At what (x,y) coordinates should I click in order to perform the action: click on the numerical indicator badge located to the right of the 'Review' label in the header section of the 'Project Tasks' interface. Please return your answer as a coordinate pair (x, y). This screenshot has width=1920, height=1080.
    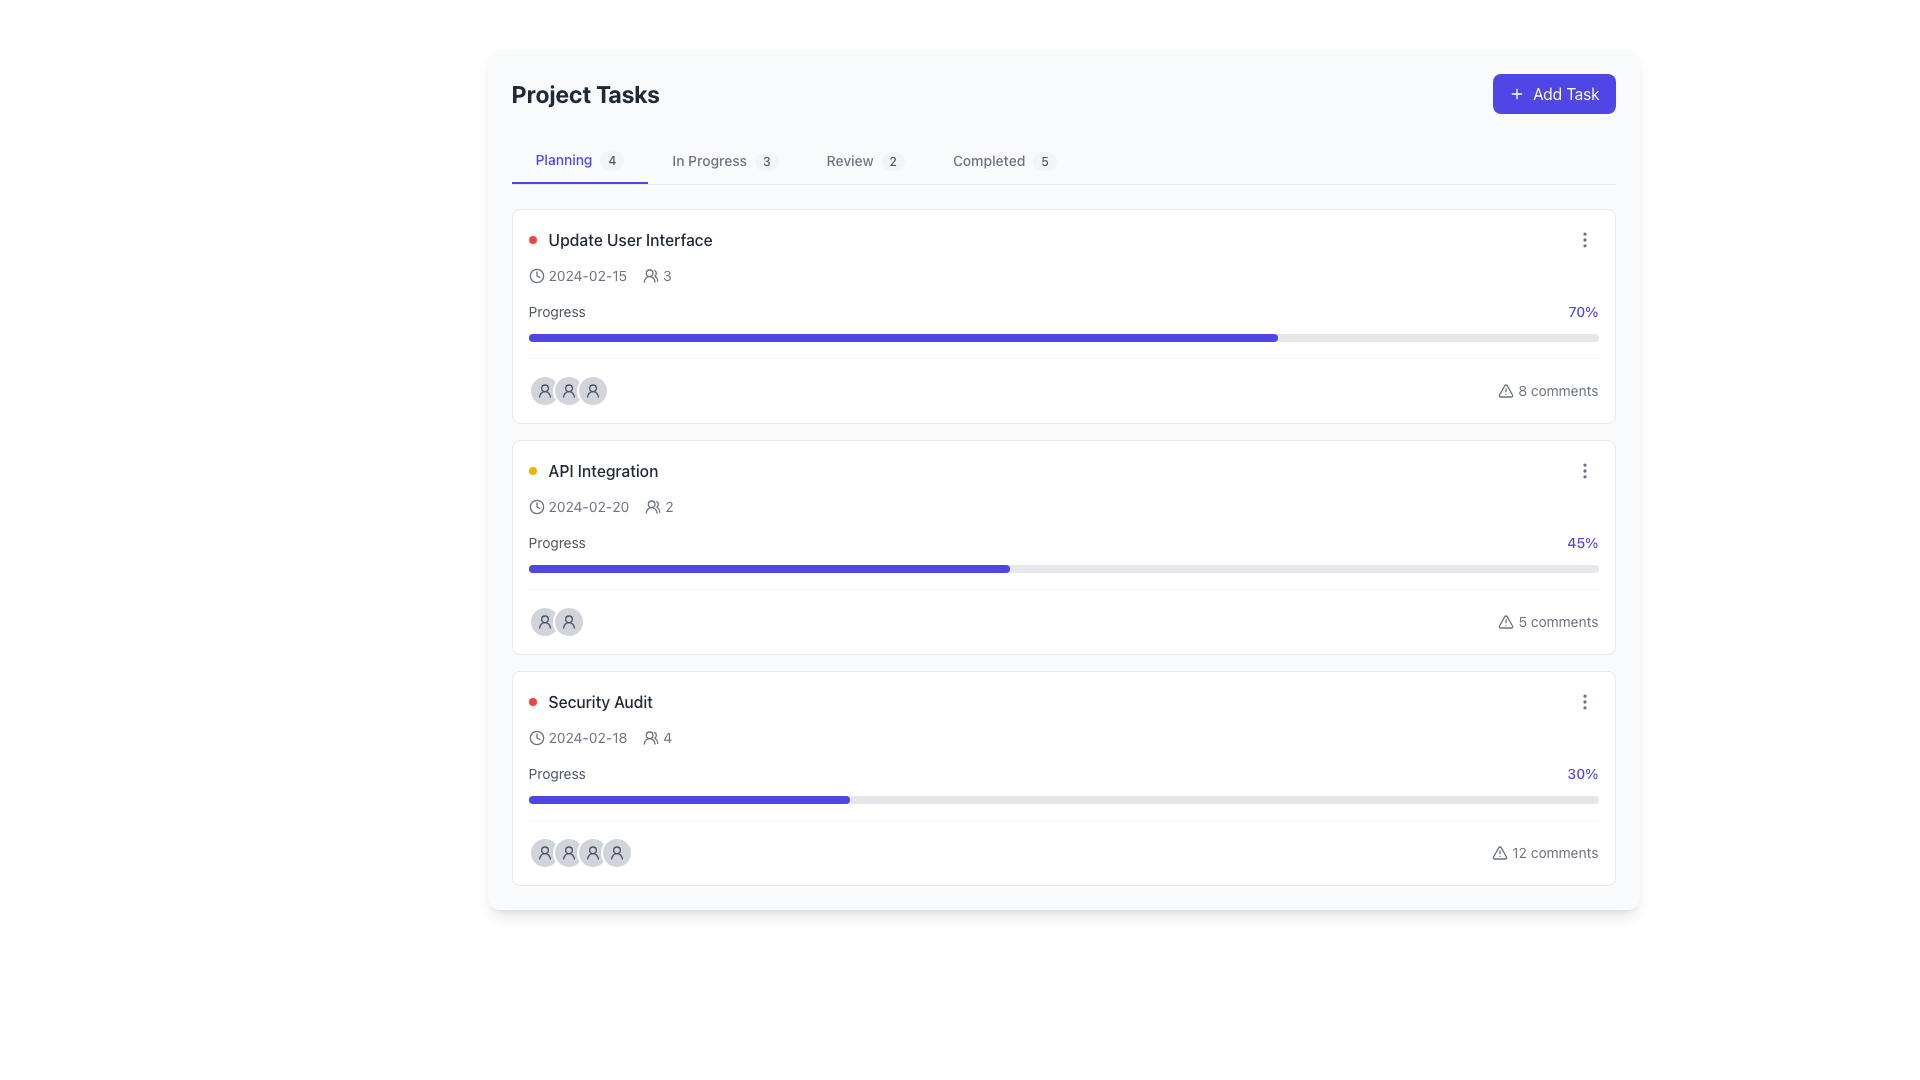
    Looking at the image, I should click on (892, 160).